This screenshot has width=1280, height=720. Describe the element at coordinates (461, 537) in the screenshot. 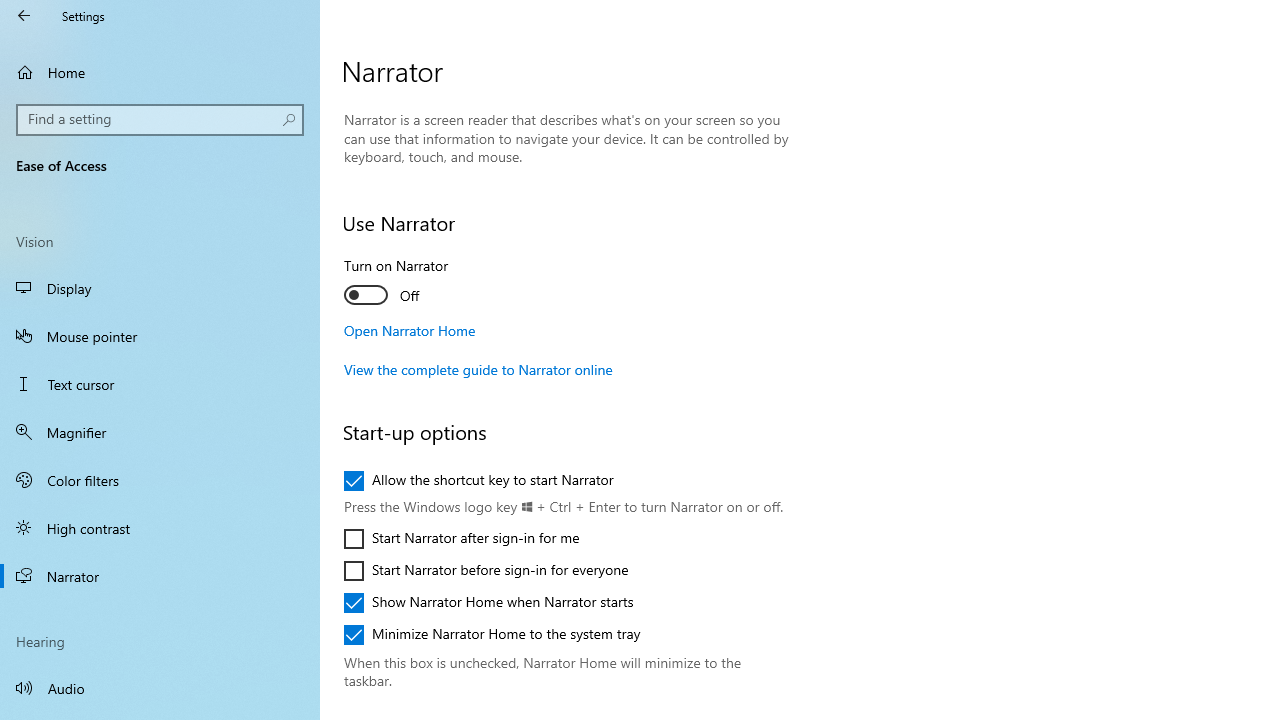

I see `'Start Narrator after sign-in for me'` at that location.